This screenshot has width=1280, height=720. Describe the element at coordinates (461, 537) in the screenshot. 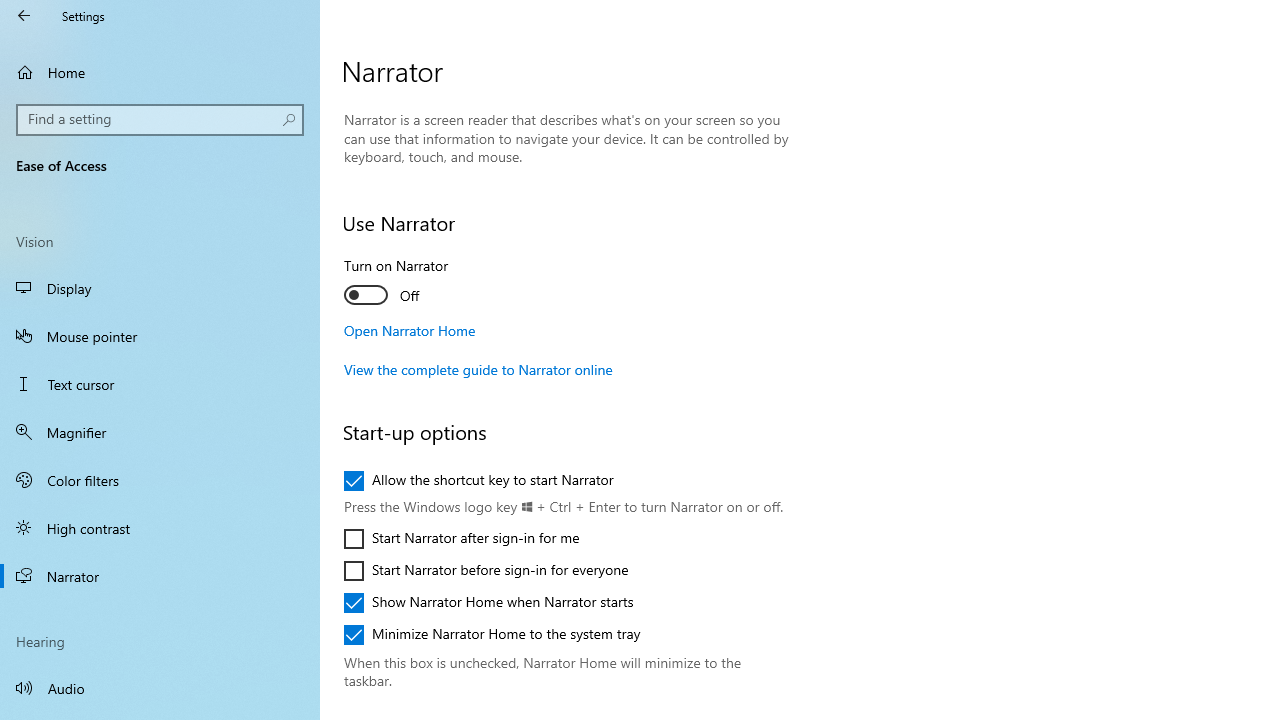

I see `'Start Narrator after sign-in for me'` at that location.